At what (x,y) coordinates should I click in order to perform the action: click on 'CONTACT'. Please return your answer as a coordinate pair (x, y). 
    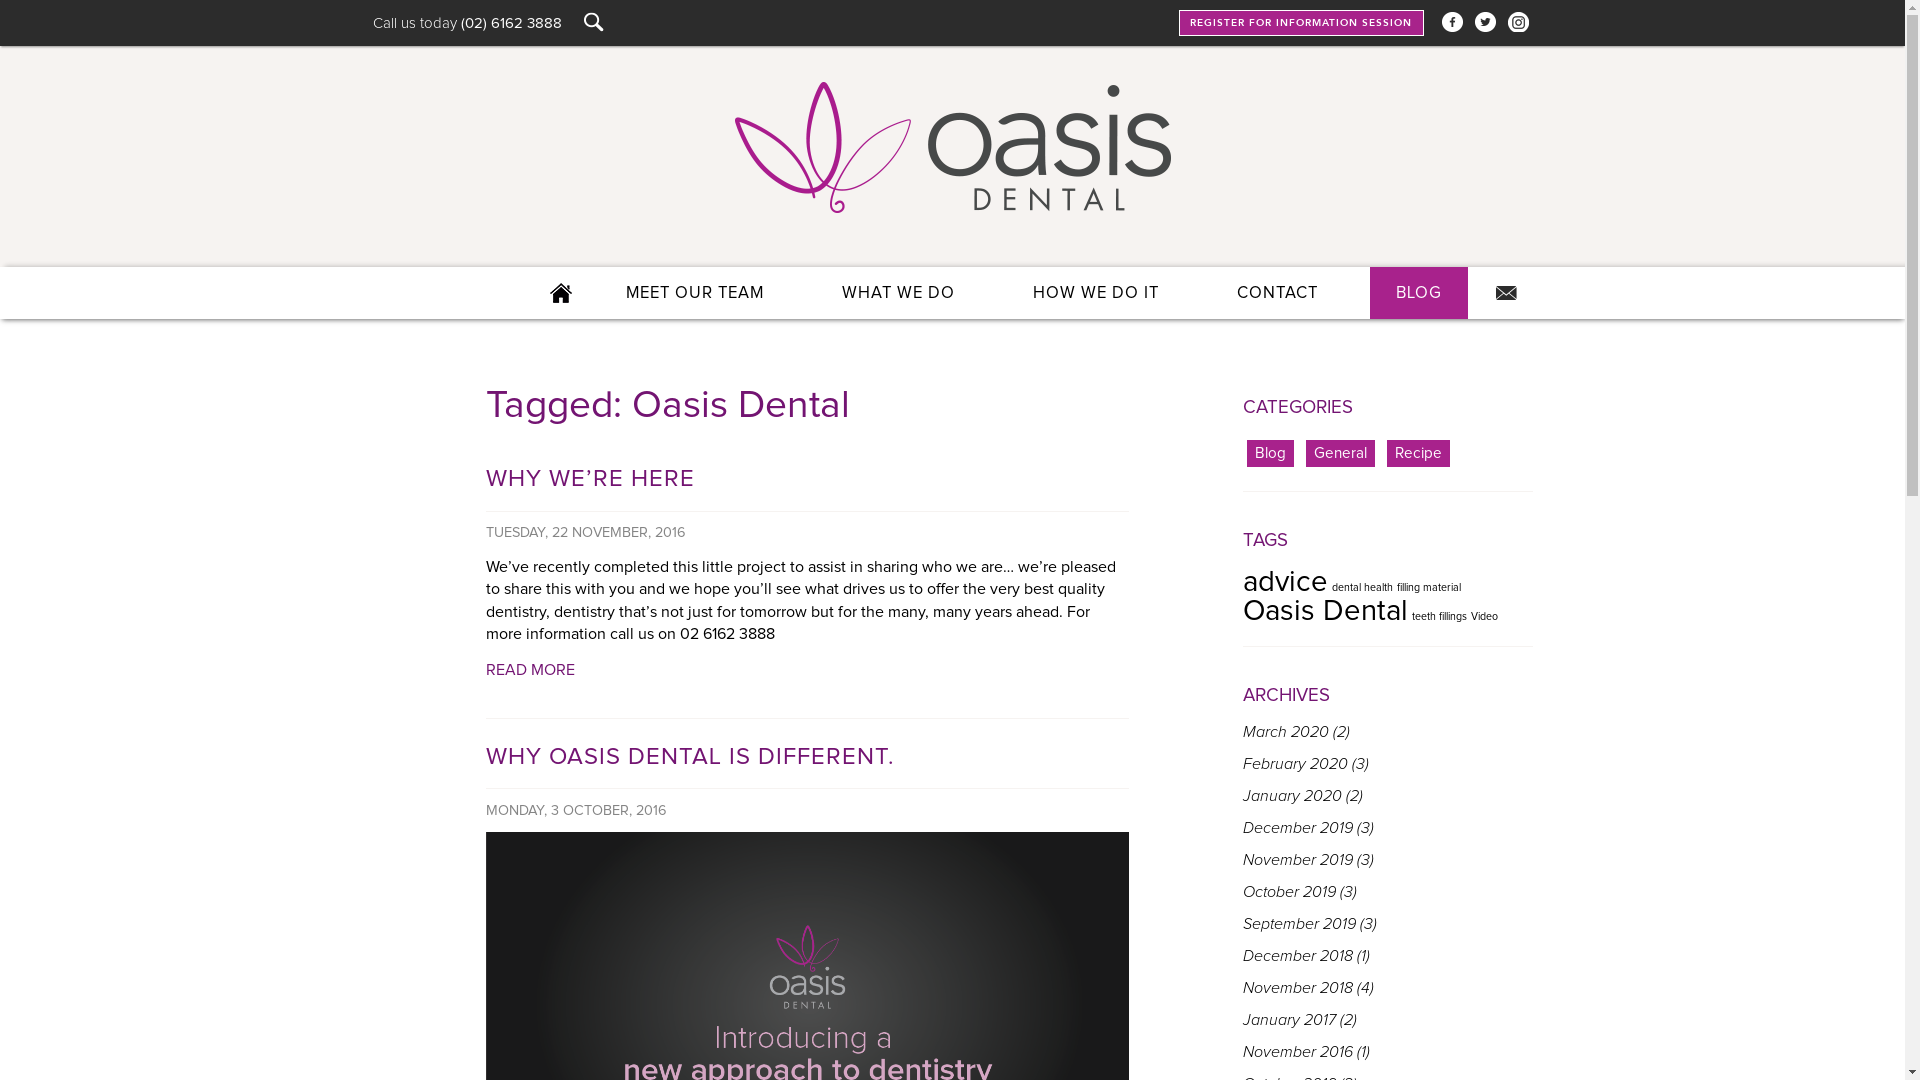
    Looking at the image, I should click on (1208, 293).